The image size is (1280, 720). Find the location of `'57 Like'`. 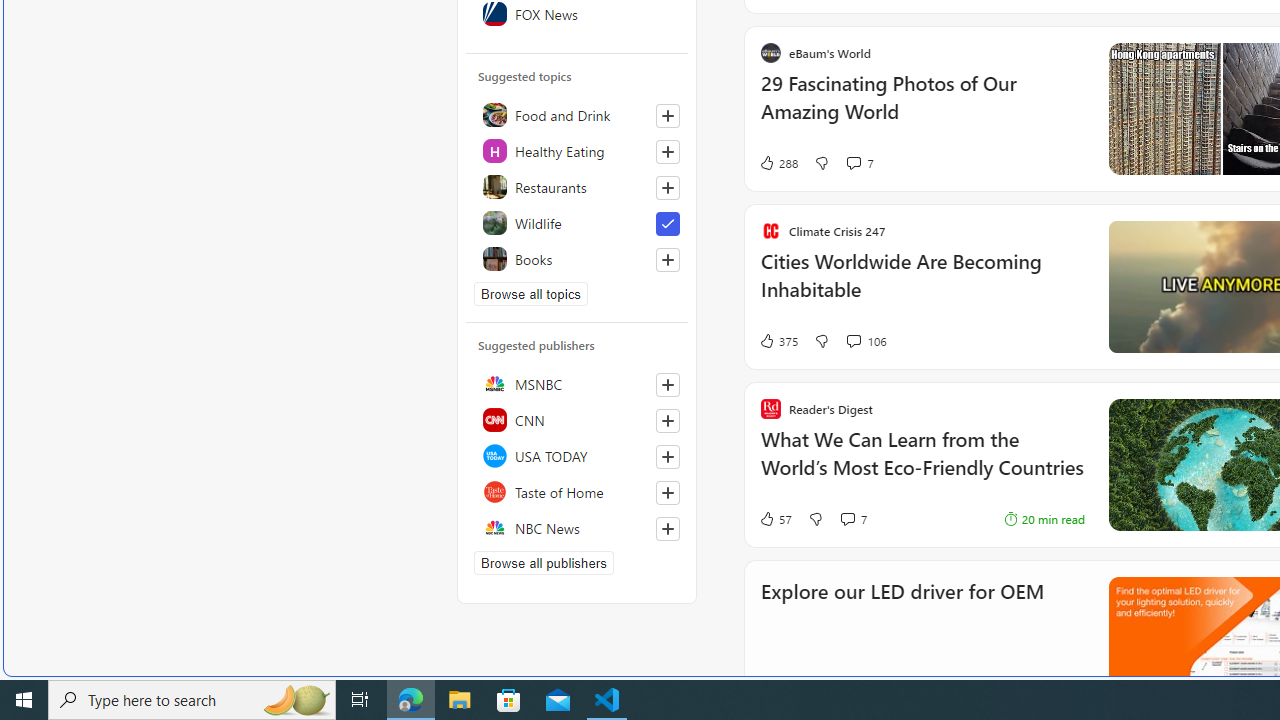

'57 Like' is located at coordinates (774, 518).